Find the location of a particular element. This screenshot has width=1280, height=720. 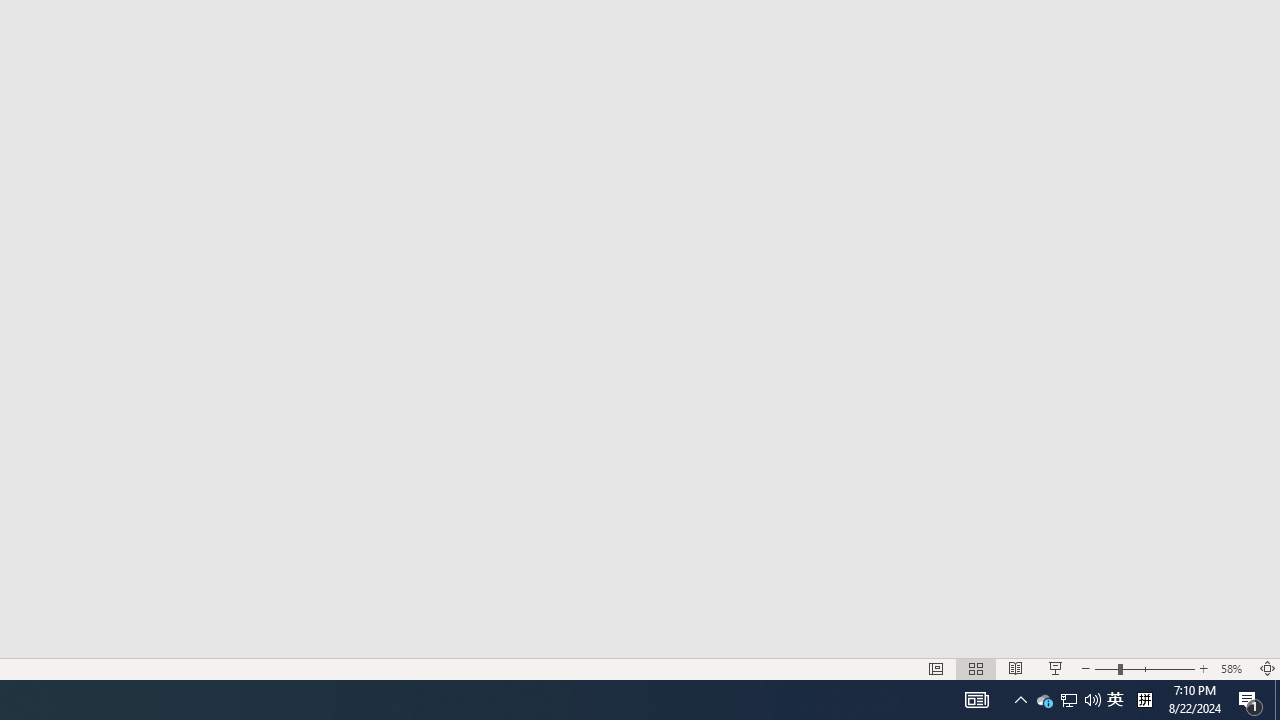

'Zoom 58%' is located at coordinates (1233, 669).